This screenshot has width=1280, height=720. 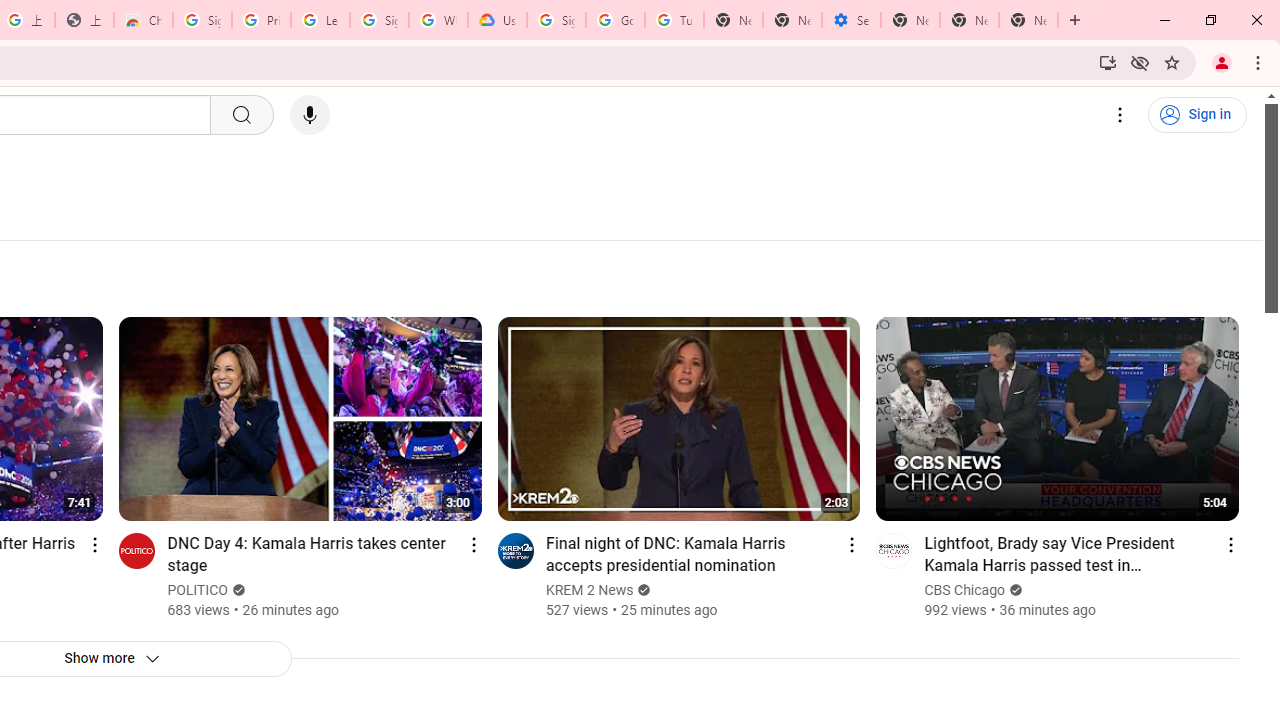 What do you see at coordinates (1028, 20) in the screenshot?
I see `'New Tab'` at bounding box center [1028, 20].